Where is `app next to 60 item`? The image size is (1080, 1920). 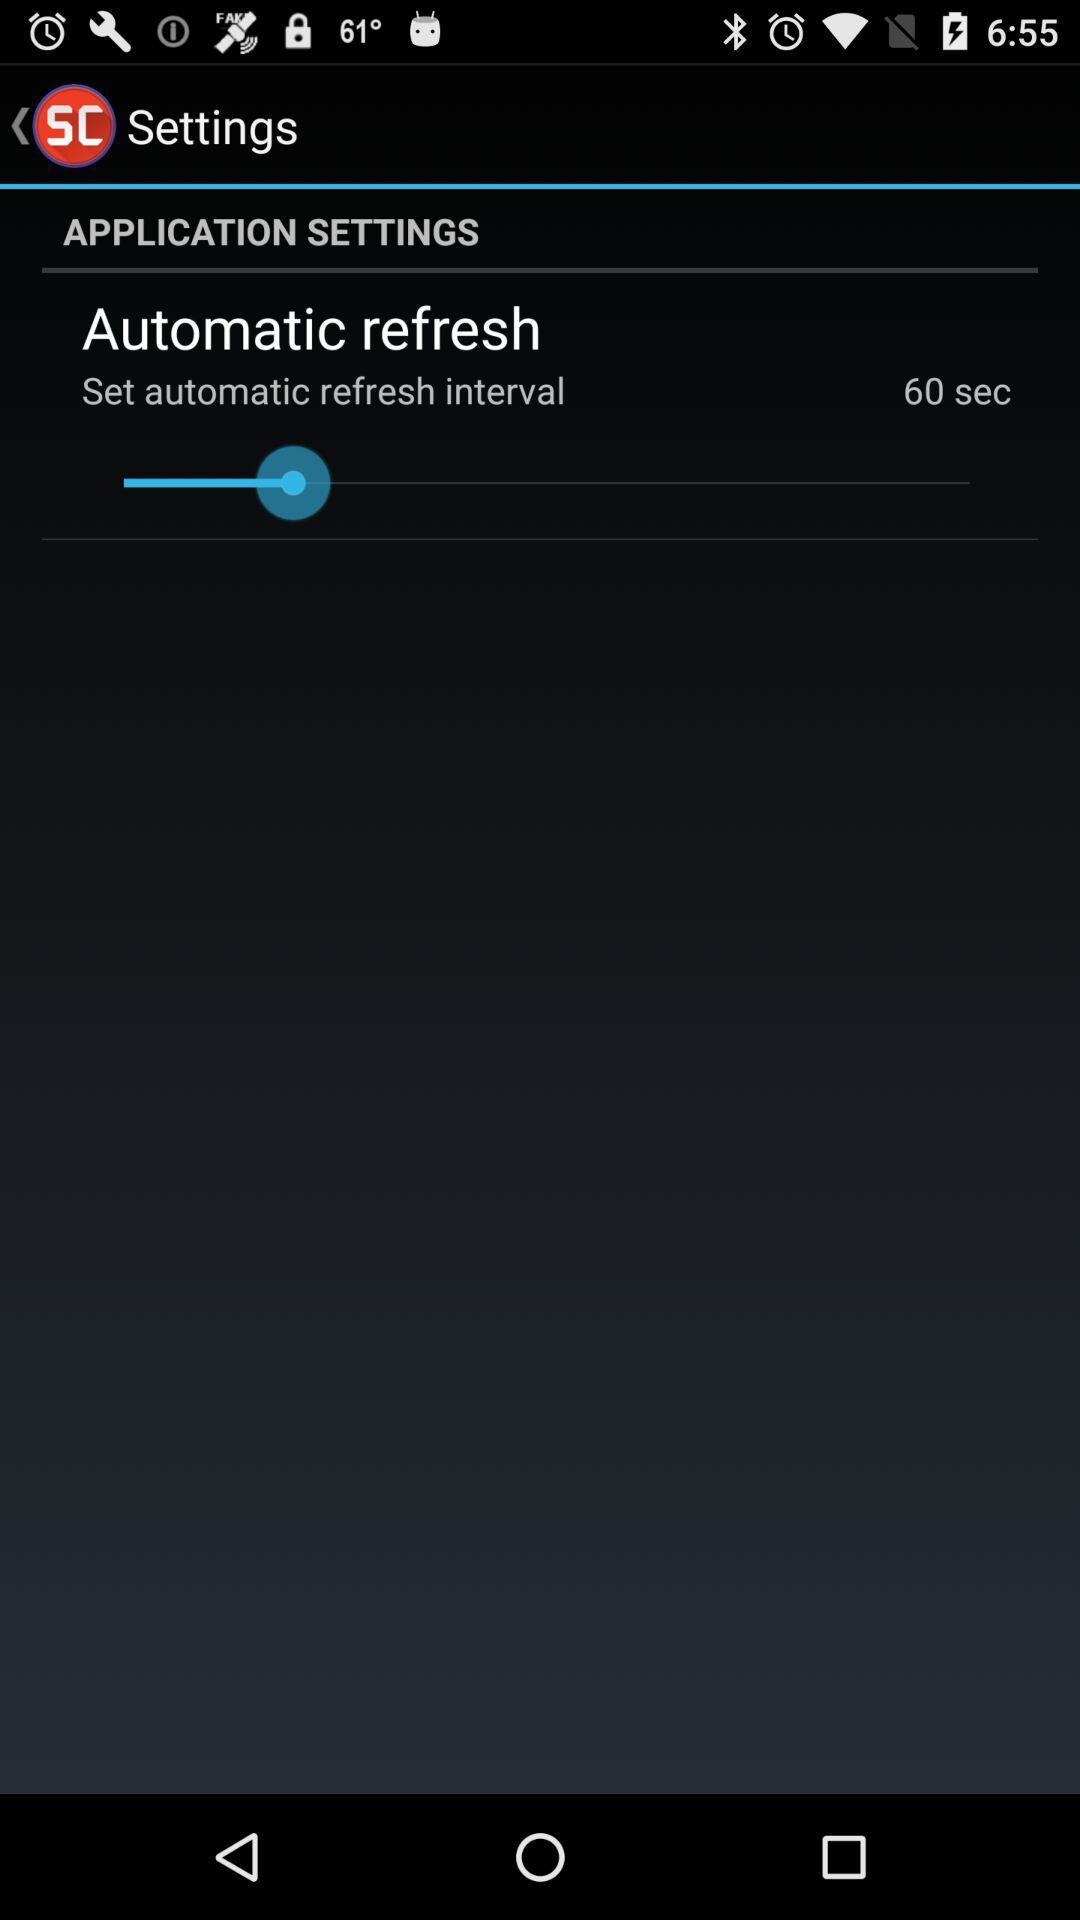
app next to 60 item is located at coordinates (977, 389).